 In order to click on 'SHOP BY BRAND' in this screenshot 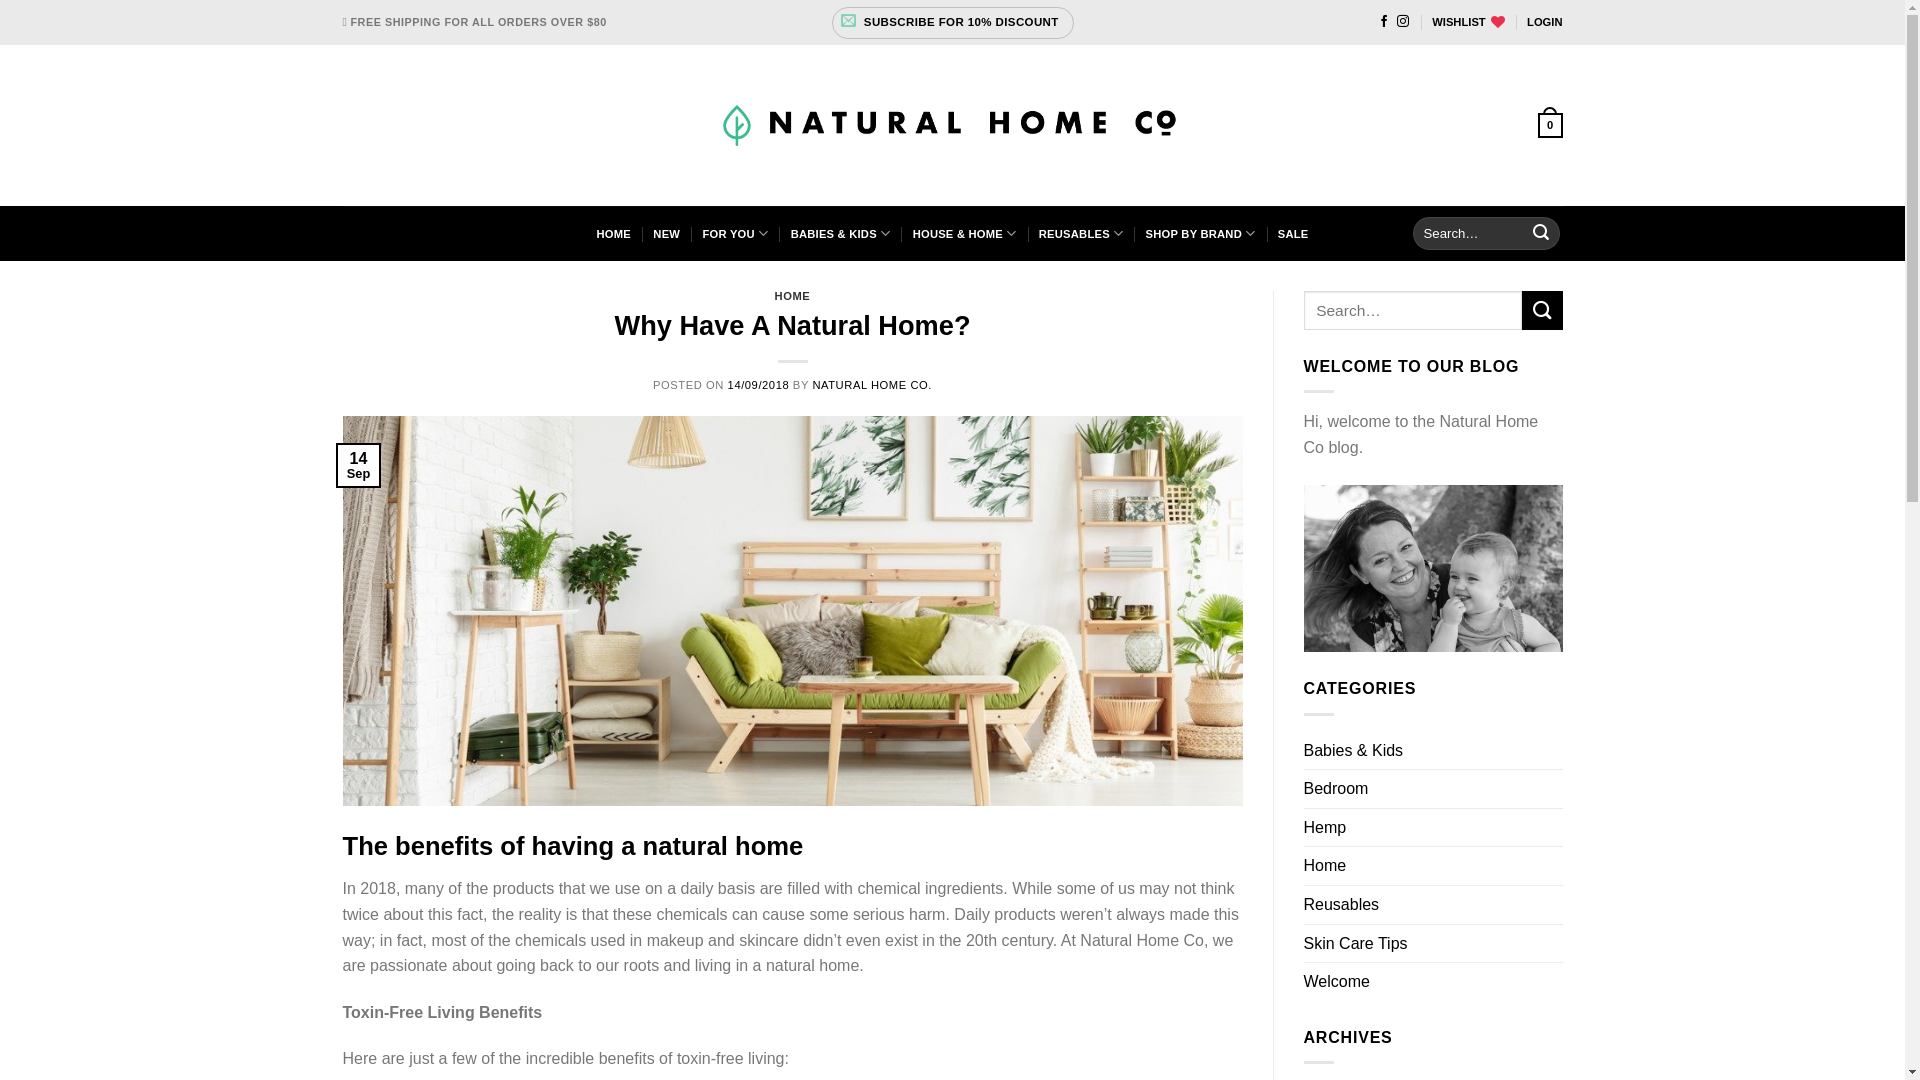, I will do `click(1200, 232)`.